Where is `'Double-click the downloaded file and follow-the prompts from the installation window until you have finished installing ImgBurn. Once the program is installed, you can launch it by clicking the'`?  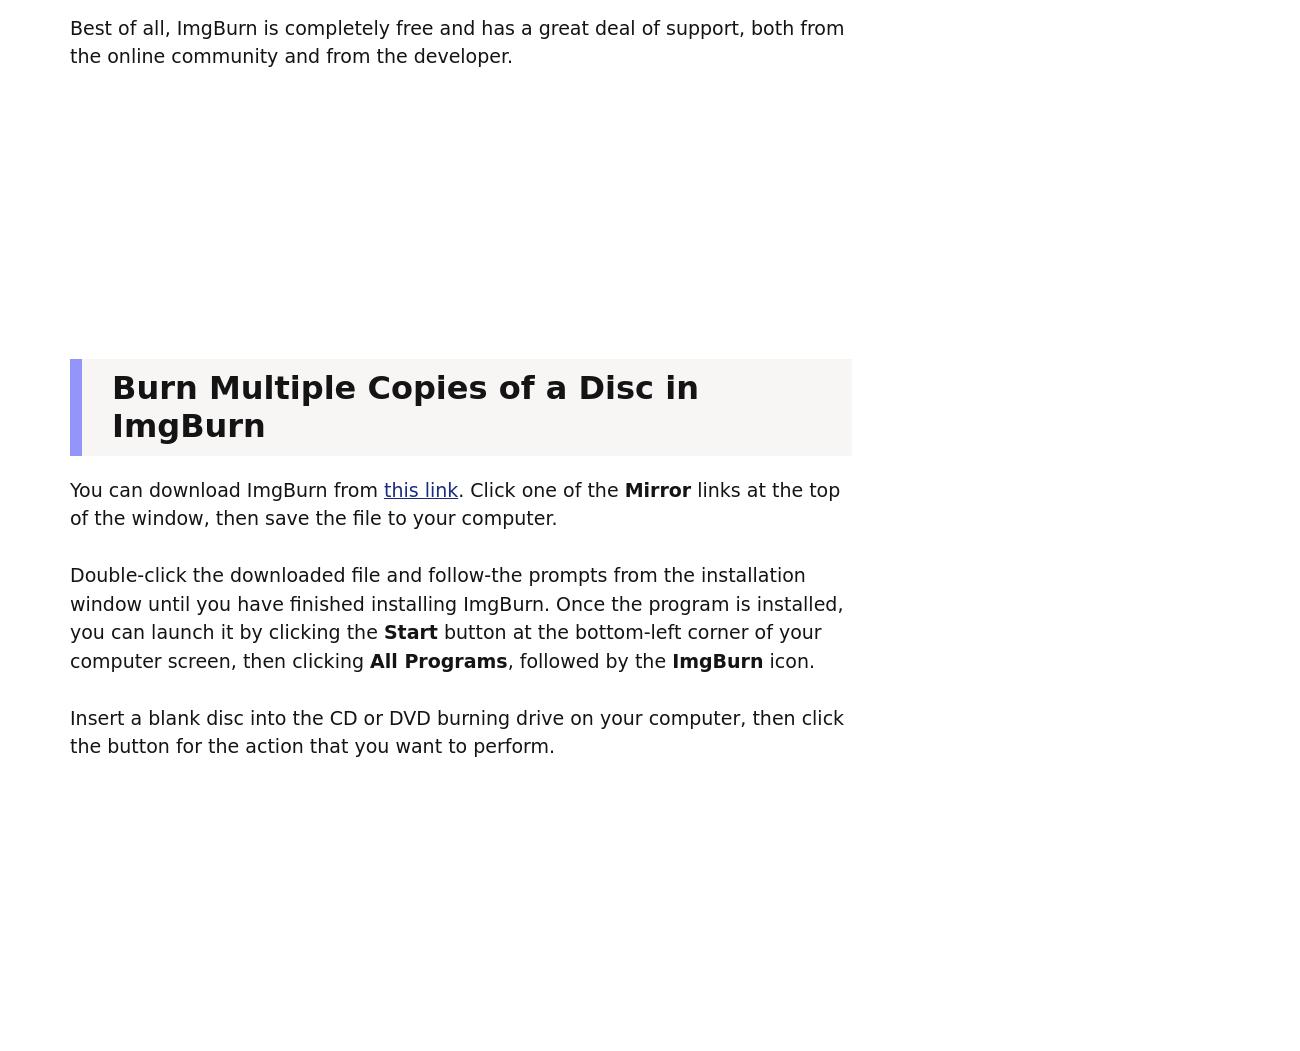
'Double-click the downloaded file and follow-the prompts from the installation window until you have finished installing ImgBurn. Once the program is installed, you can launch it by clicking the' is located at coordinates (455, 603).